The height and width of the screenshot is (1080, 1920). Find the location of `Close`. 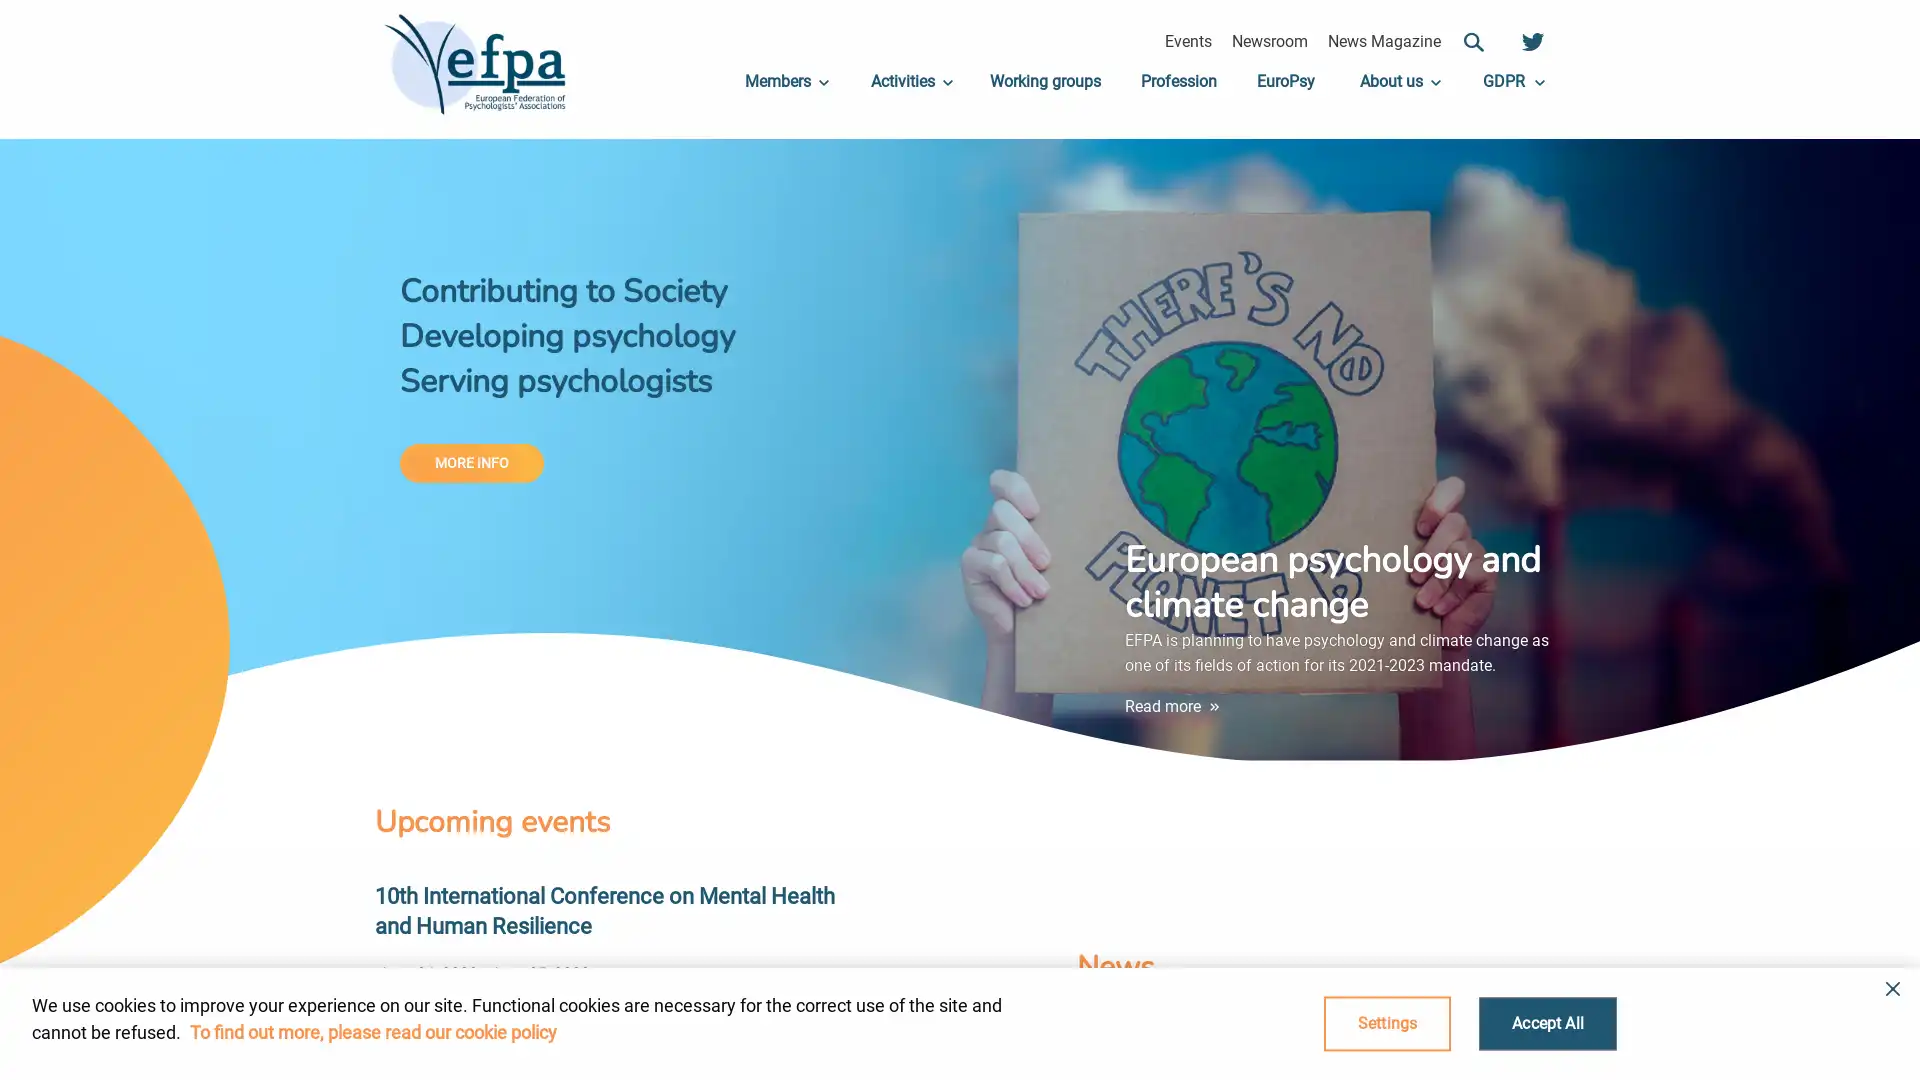

Close is located at coordinates (1886, 1003).